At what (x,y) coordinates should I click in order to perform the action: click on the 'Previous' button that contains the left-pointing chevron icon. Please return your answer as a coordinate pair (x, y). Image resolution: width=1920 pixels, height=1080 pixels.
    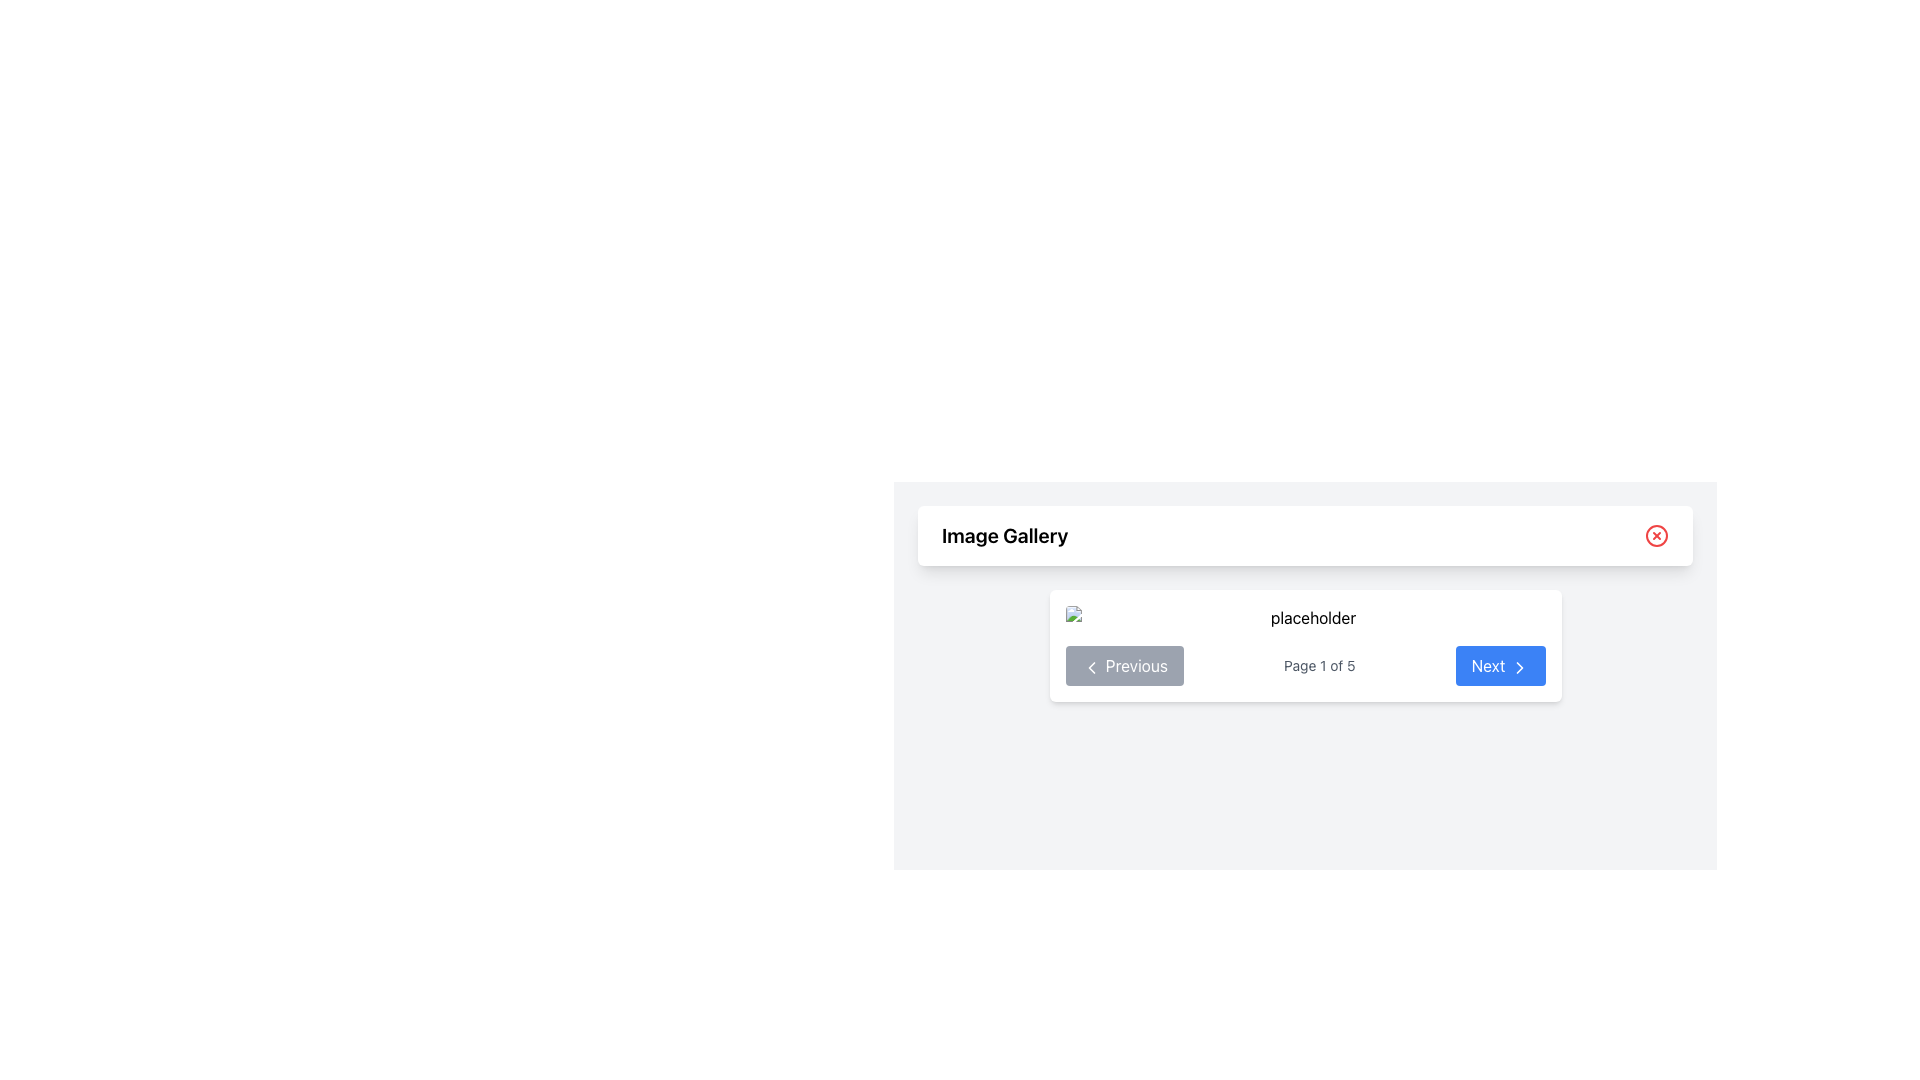
    Looking at the image, I should click on (1090, 667).